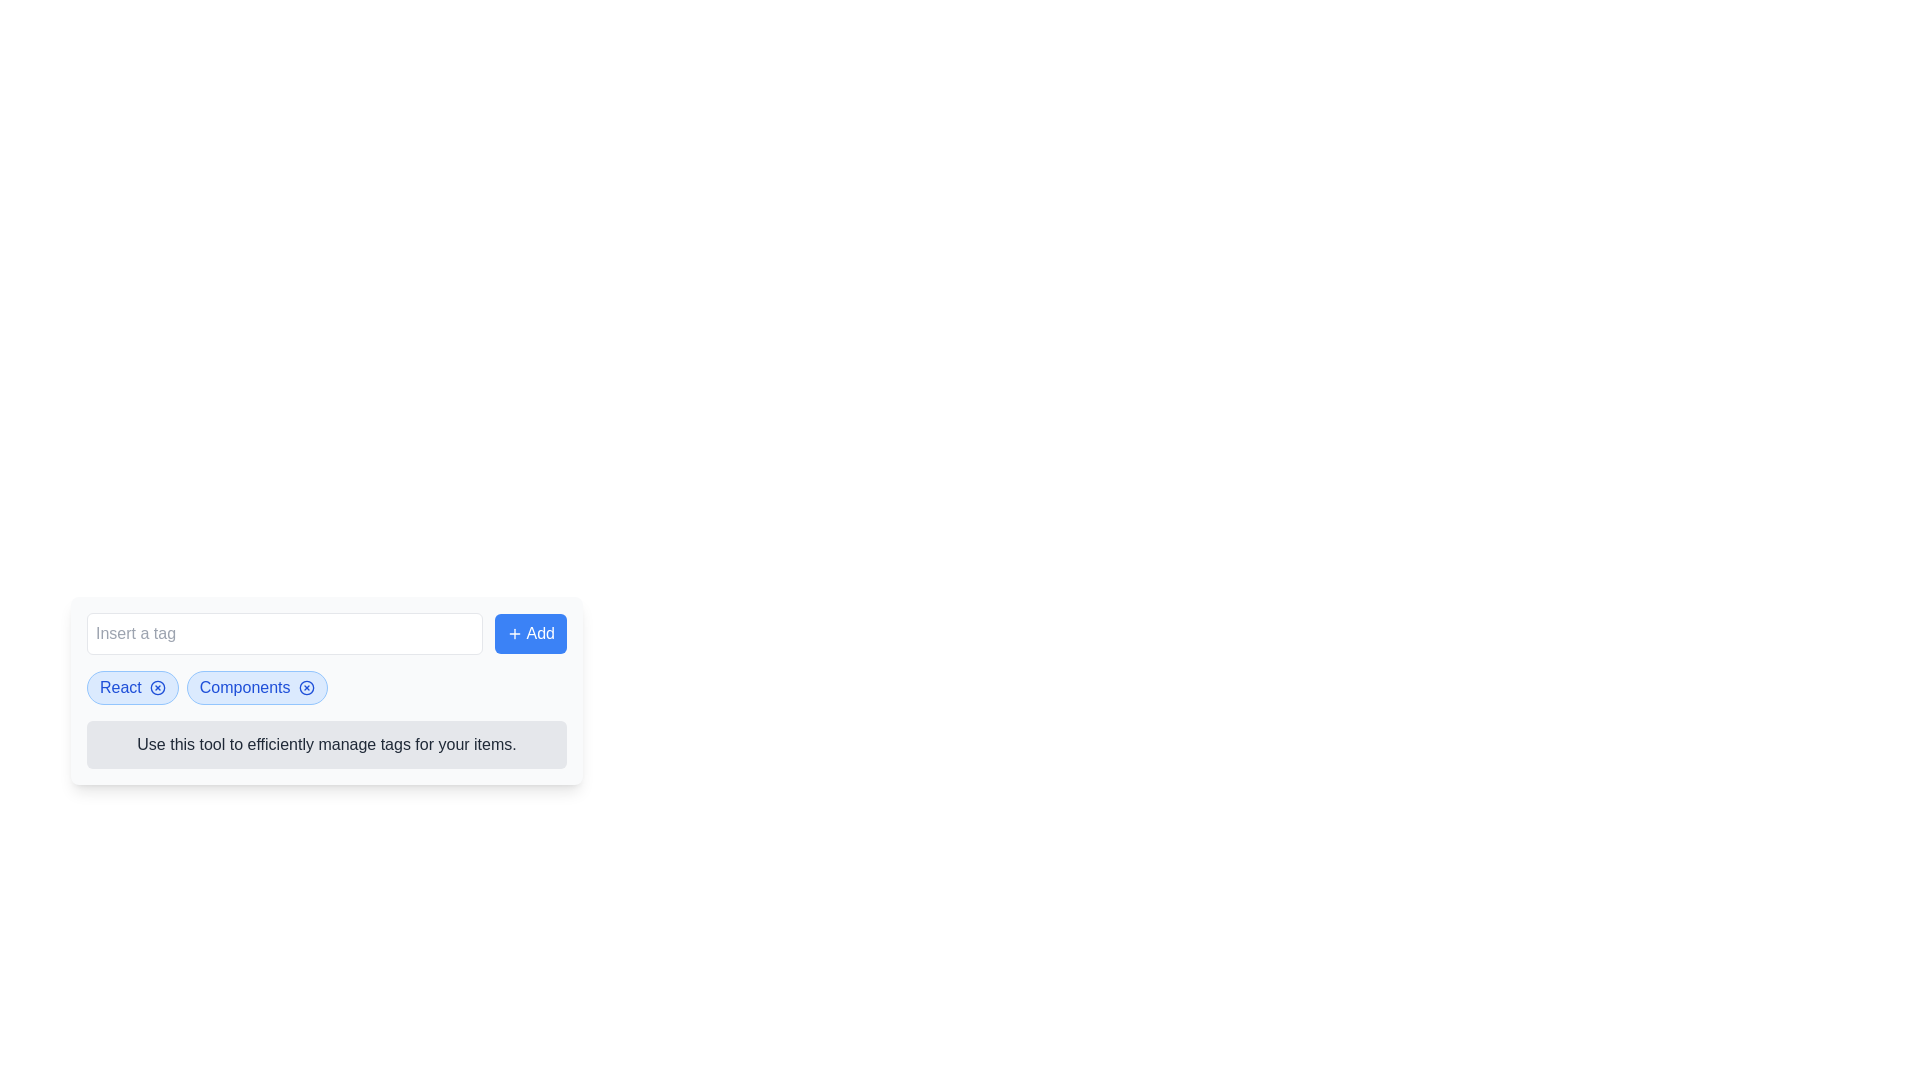 The width and height of the screenshot is (1920, 1080). What do you see at coordinates (305, 686) in the screenshot?
I see `the interactive tag control icon associated with the 'Components' tag to change its styling` at bounding box center [305, 686].